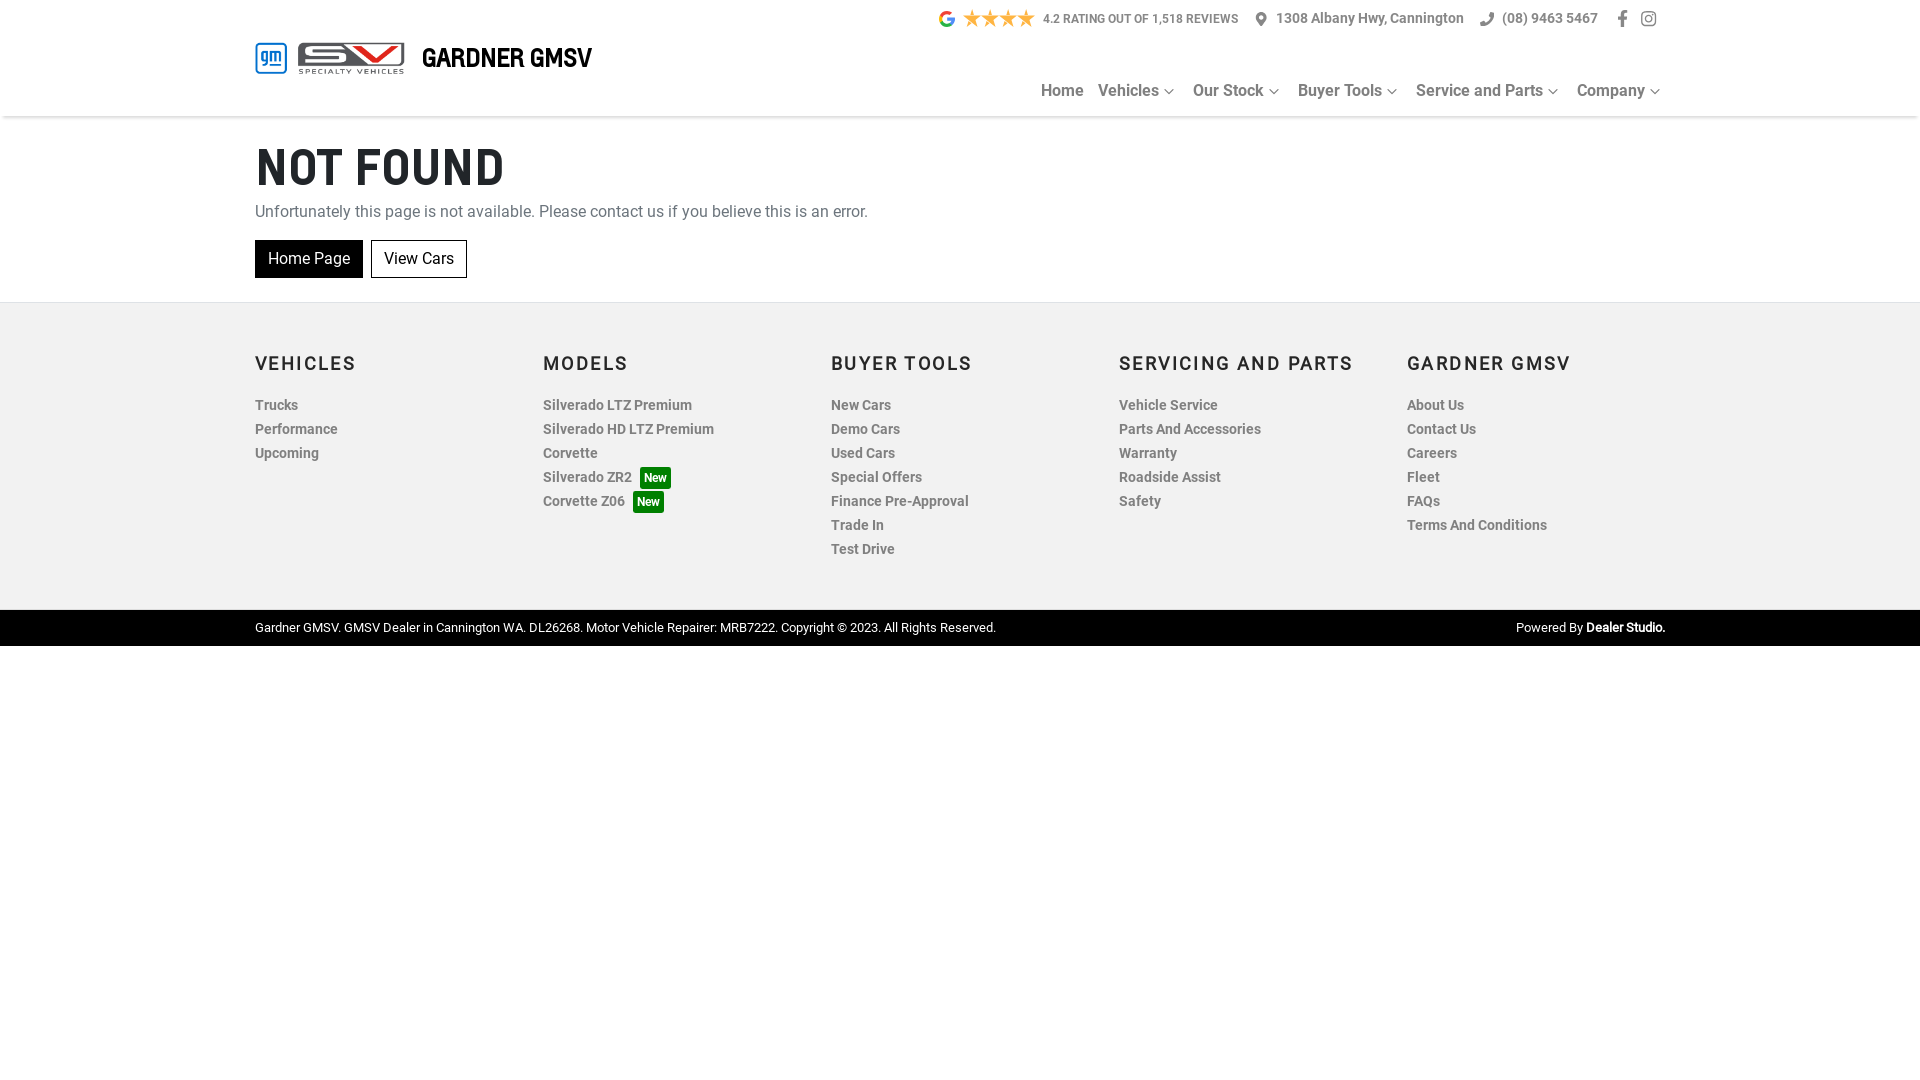  What do you see at coordinates (830, 477) in the screenshot?
I see `'Special Offers'` at bounding box center [830, 477].